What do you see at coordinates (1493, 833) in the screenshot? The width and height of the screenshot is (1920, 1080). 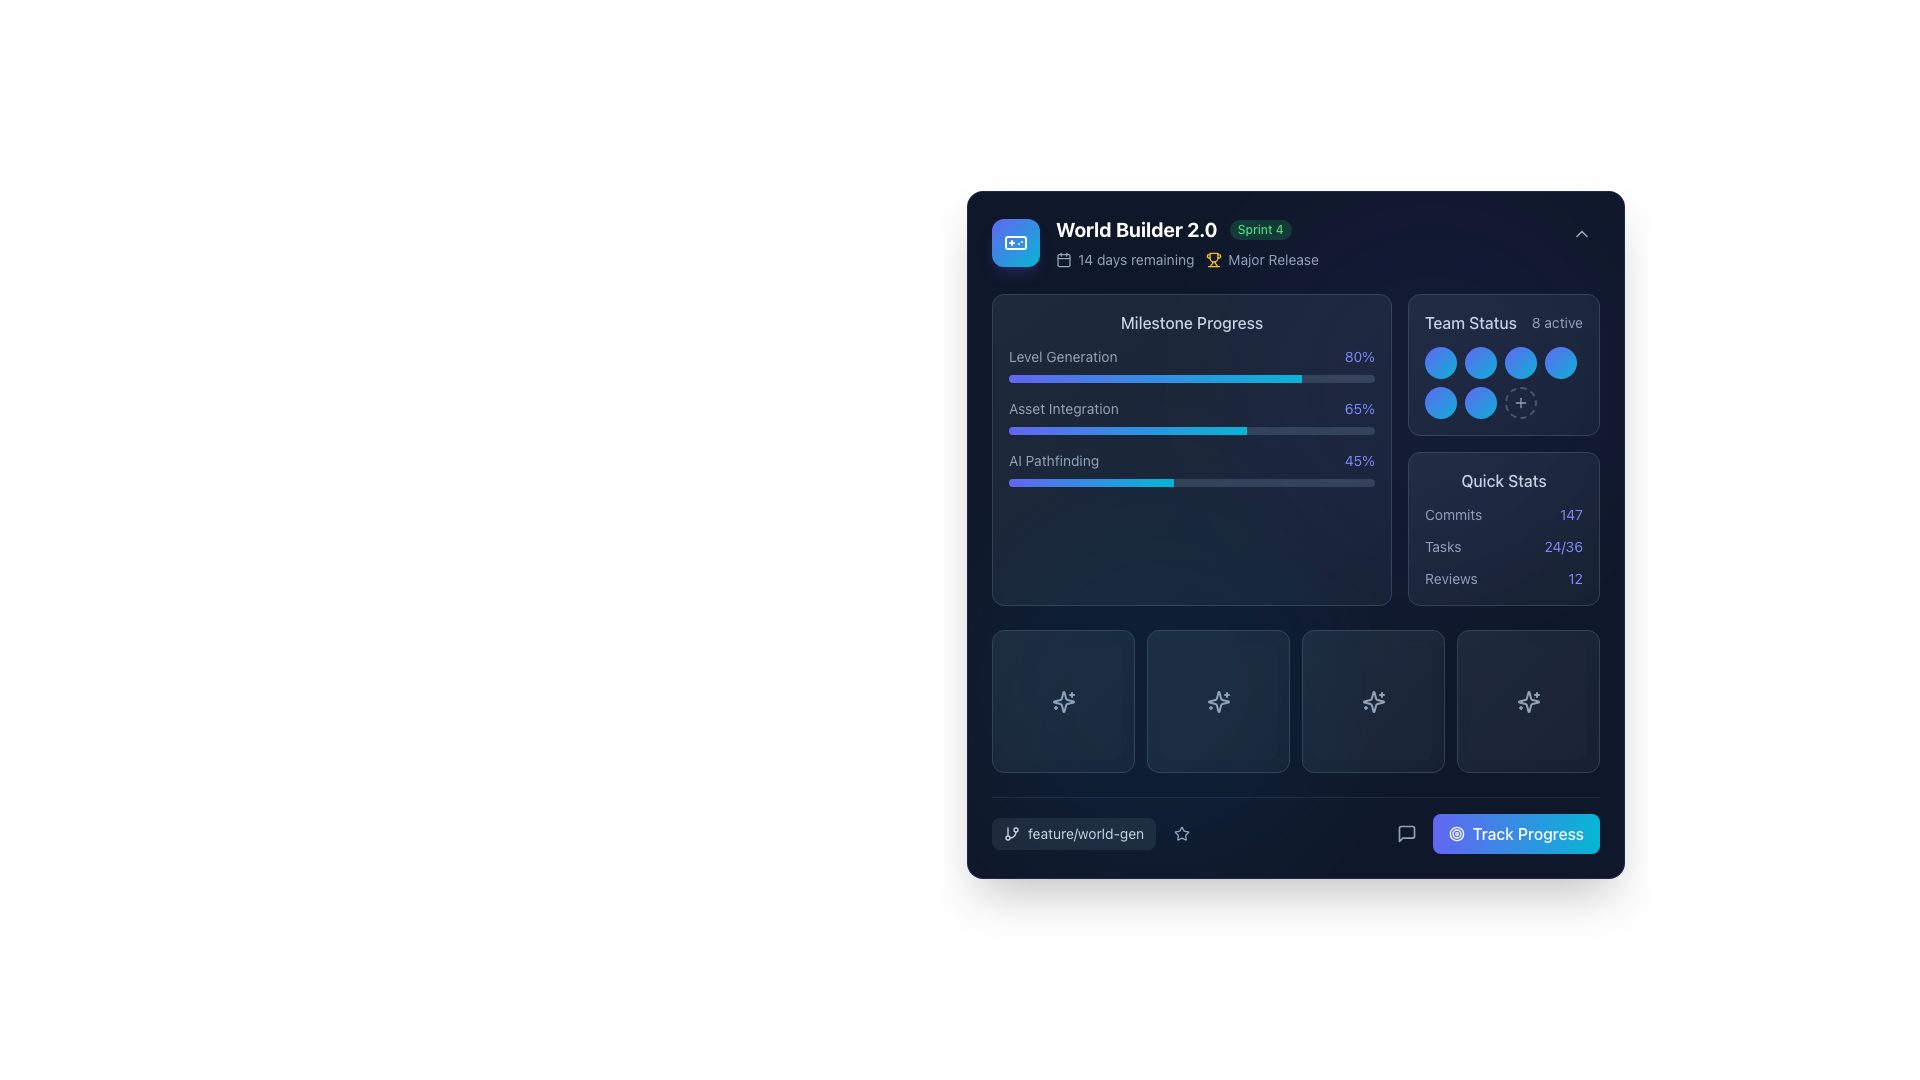 I see `the progress tracking button located` at bounding box center [1493, 833].